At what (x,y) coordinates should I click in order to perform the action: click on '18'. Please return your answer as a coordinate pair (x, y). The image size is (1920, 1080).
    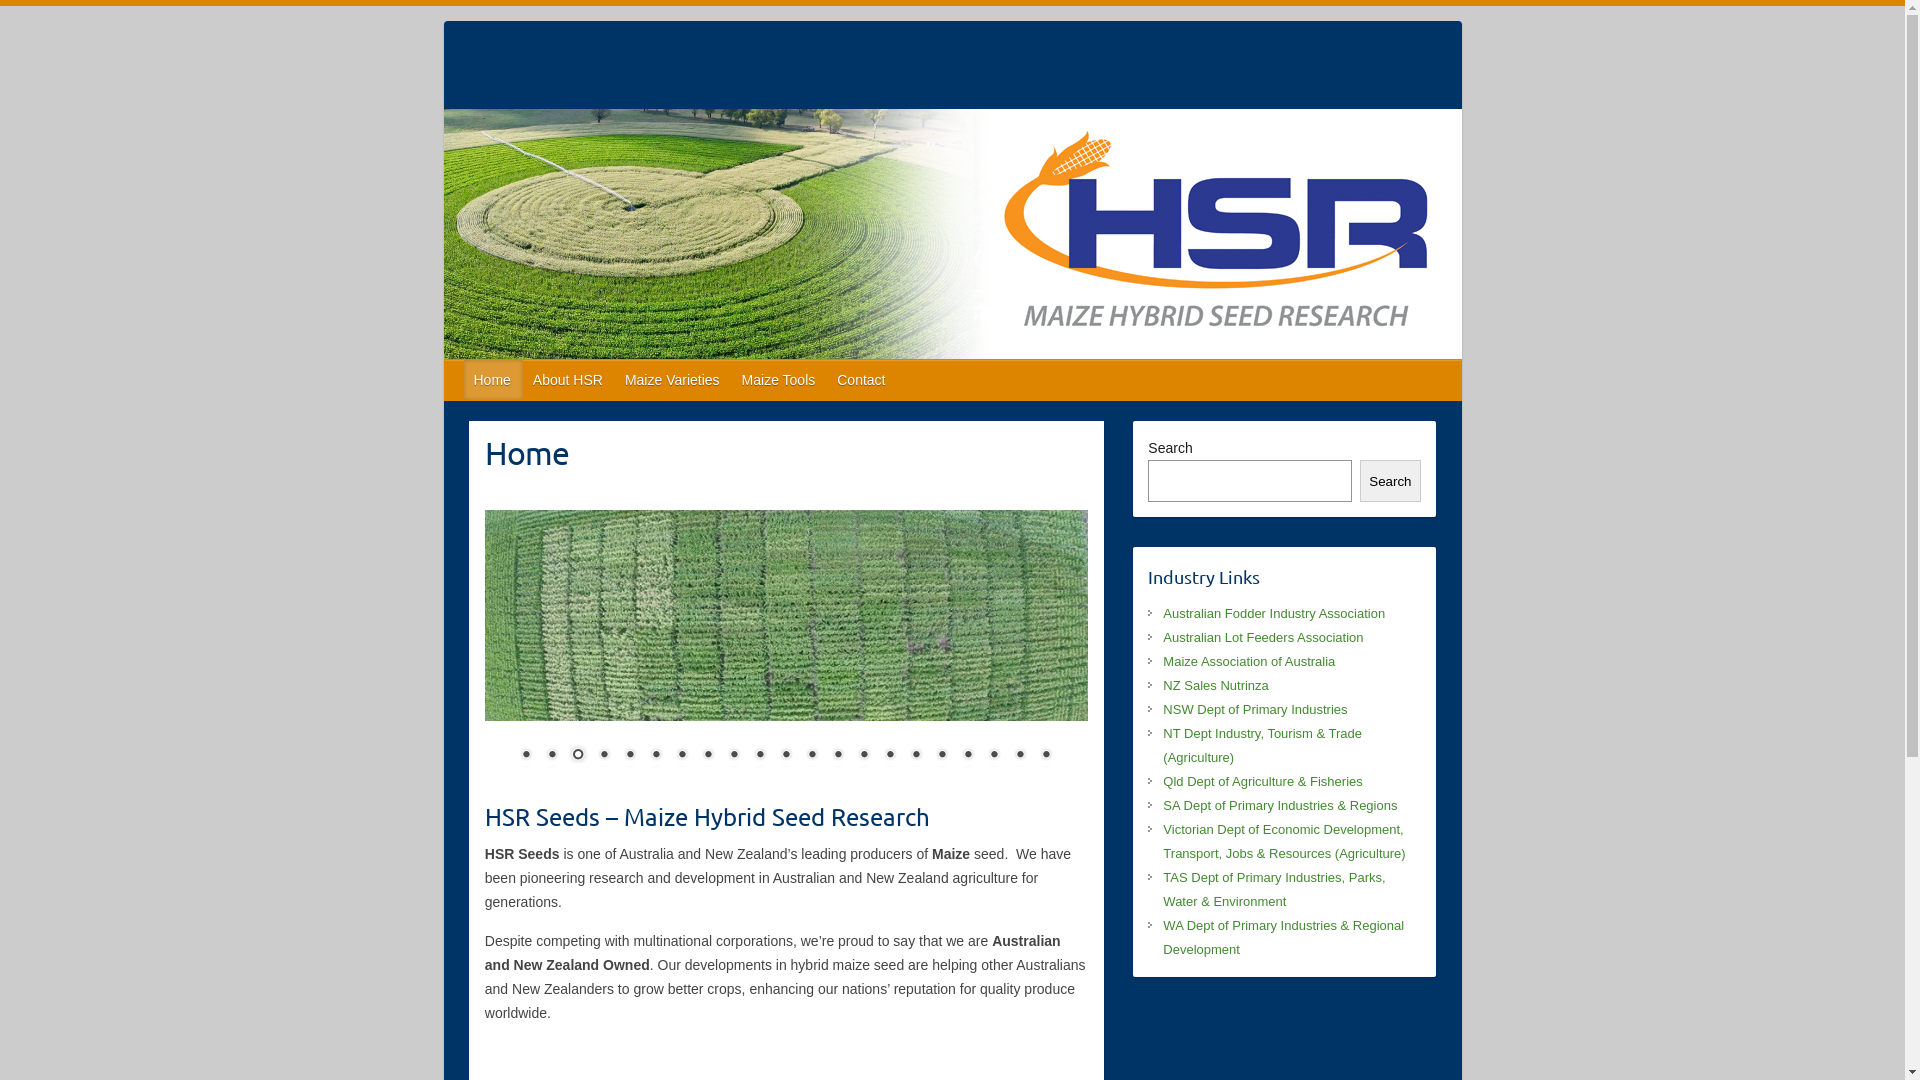
    Looking at the image, I should click on (968, 756).